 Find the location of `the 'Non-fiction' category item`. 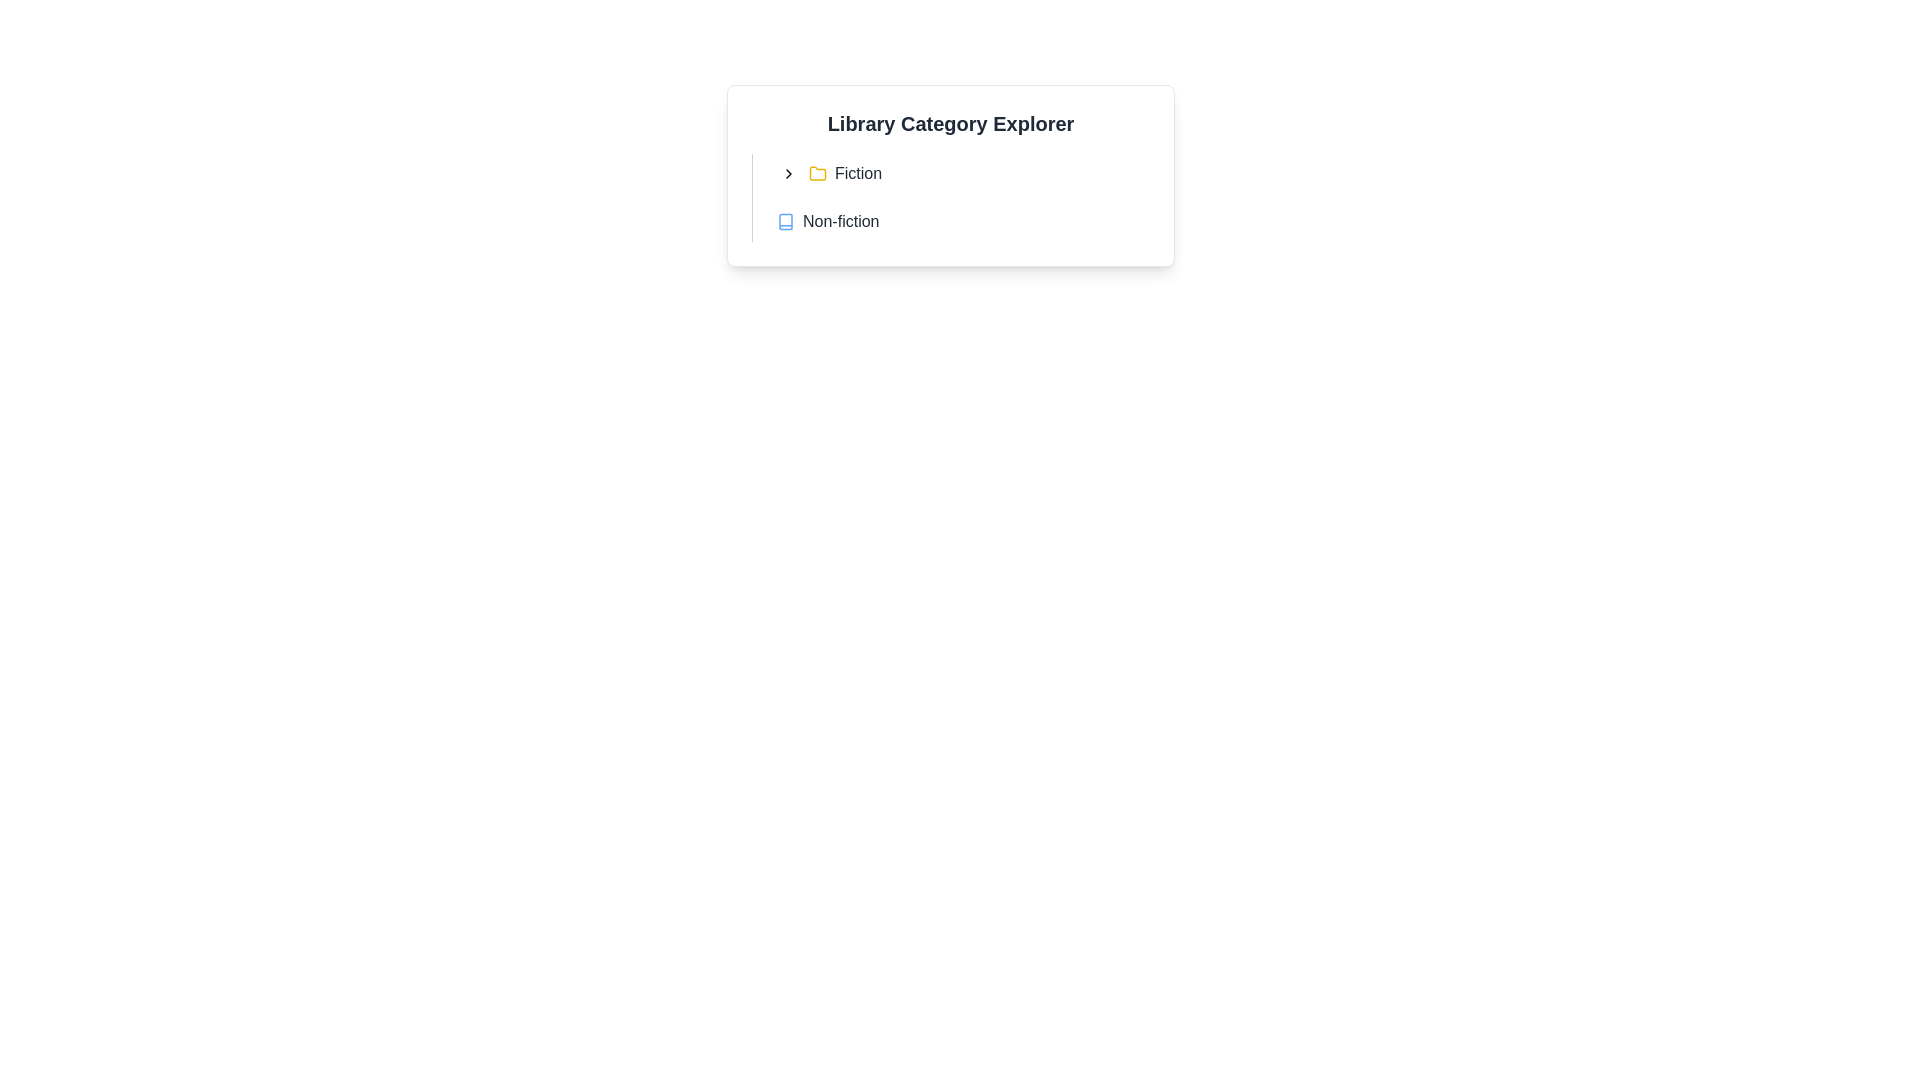

the 'Non-fiction' category item is located at coordinates (958, 222).